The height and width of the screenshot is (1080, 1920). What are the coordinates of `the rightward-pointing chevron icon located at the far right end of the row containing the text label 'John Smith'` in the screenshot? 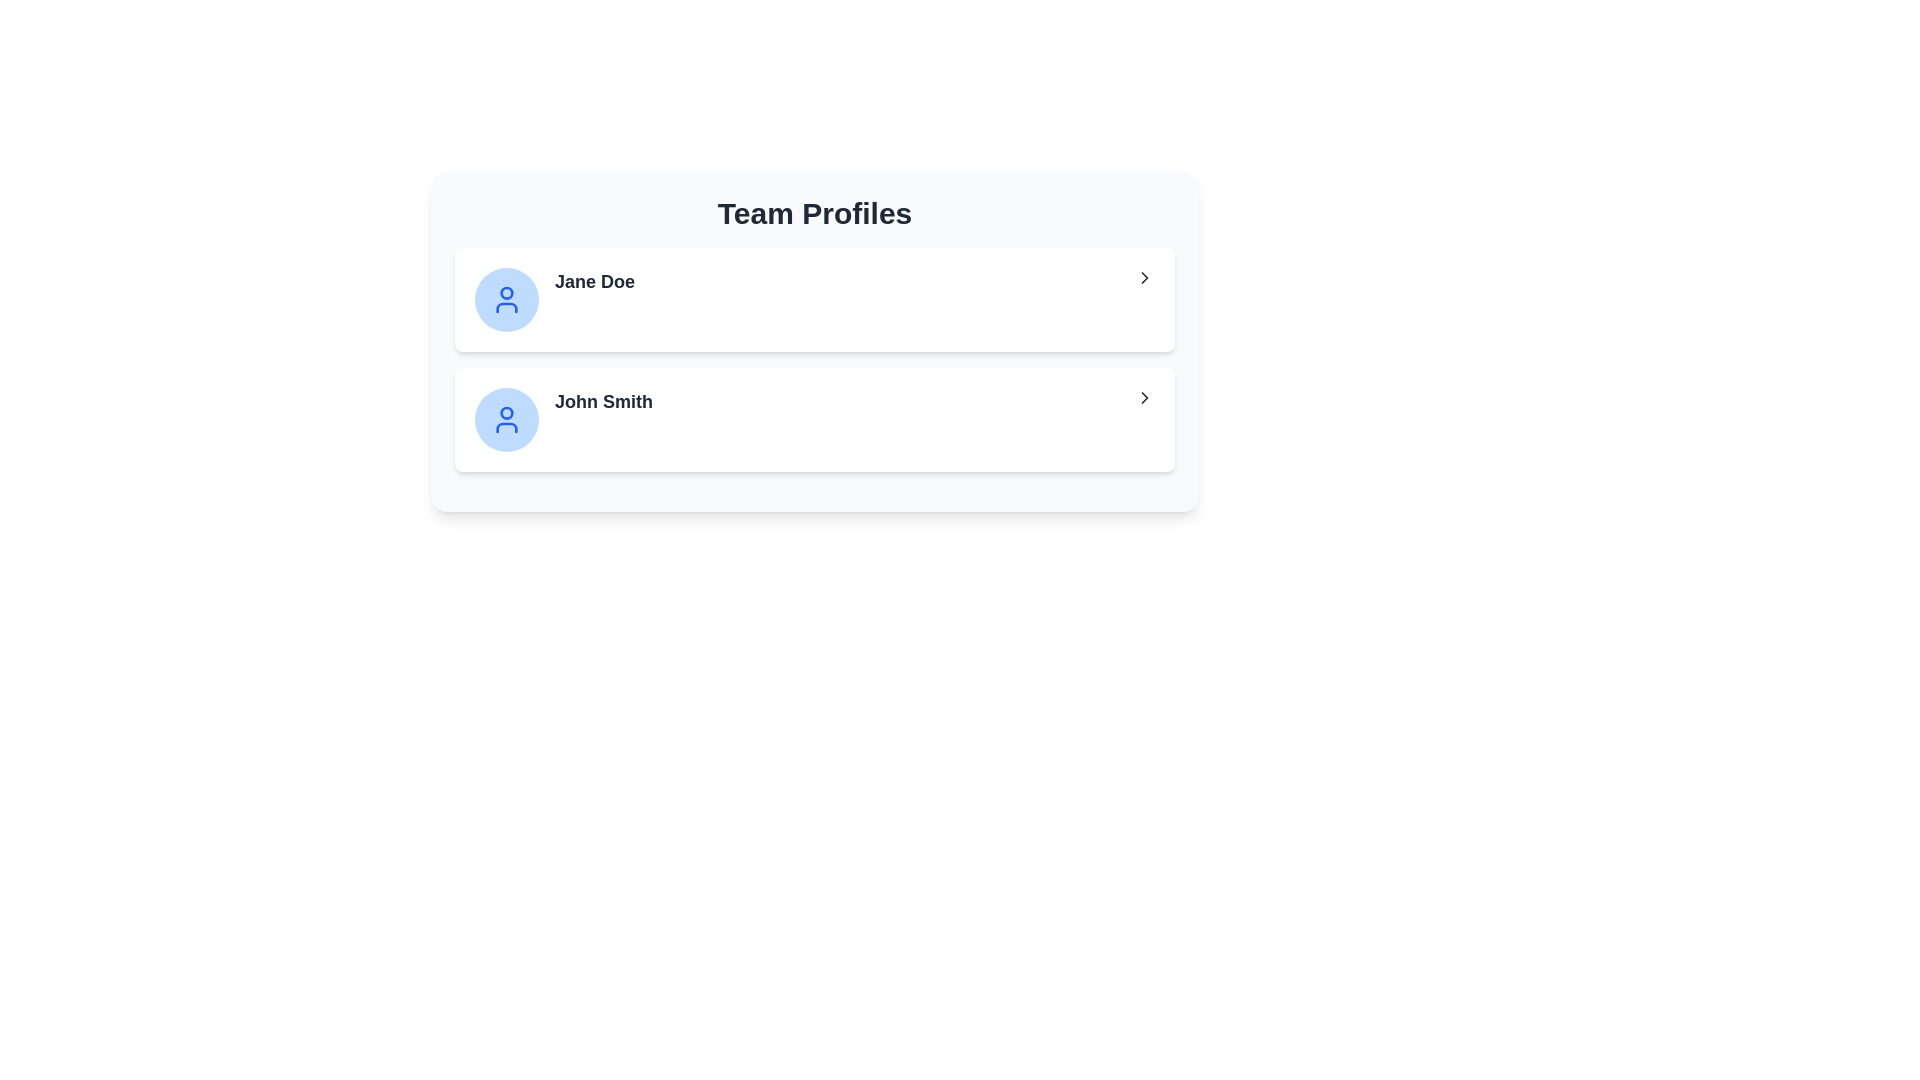 It's located at (1145, 397).